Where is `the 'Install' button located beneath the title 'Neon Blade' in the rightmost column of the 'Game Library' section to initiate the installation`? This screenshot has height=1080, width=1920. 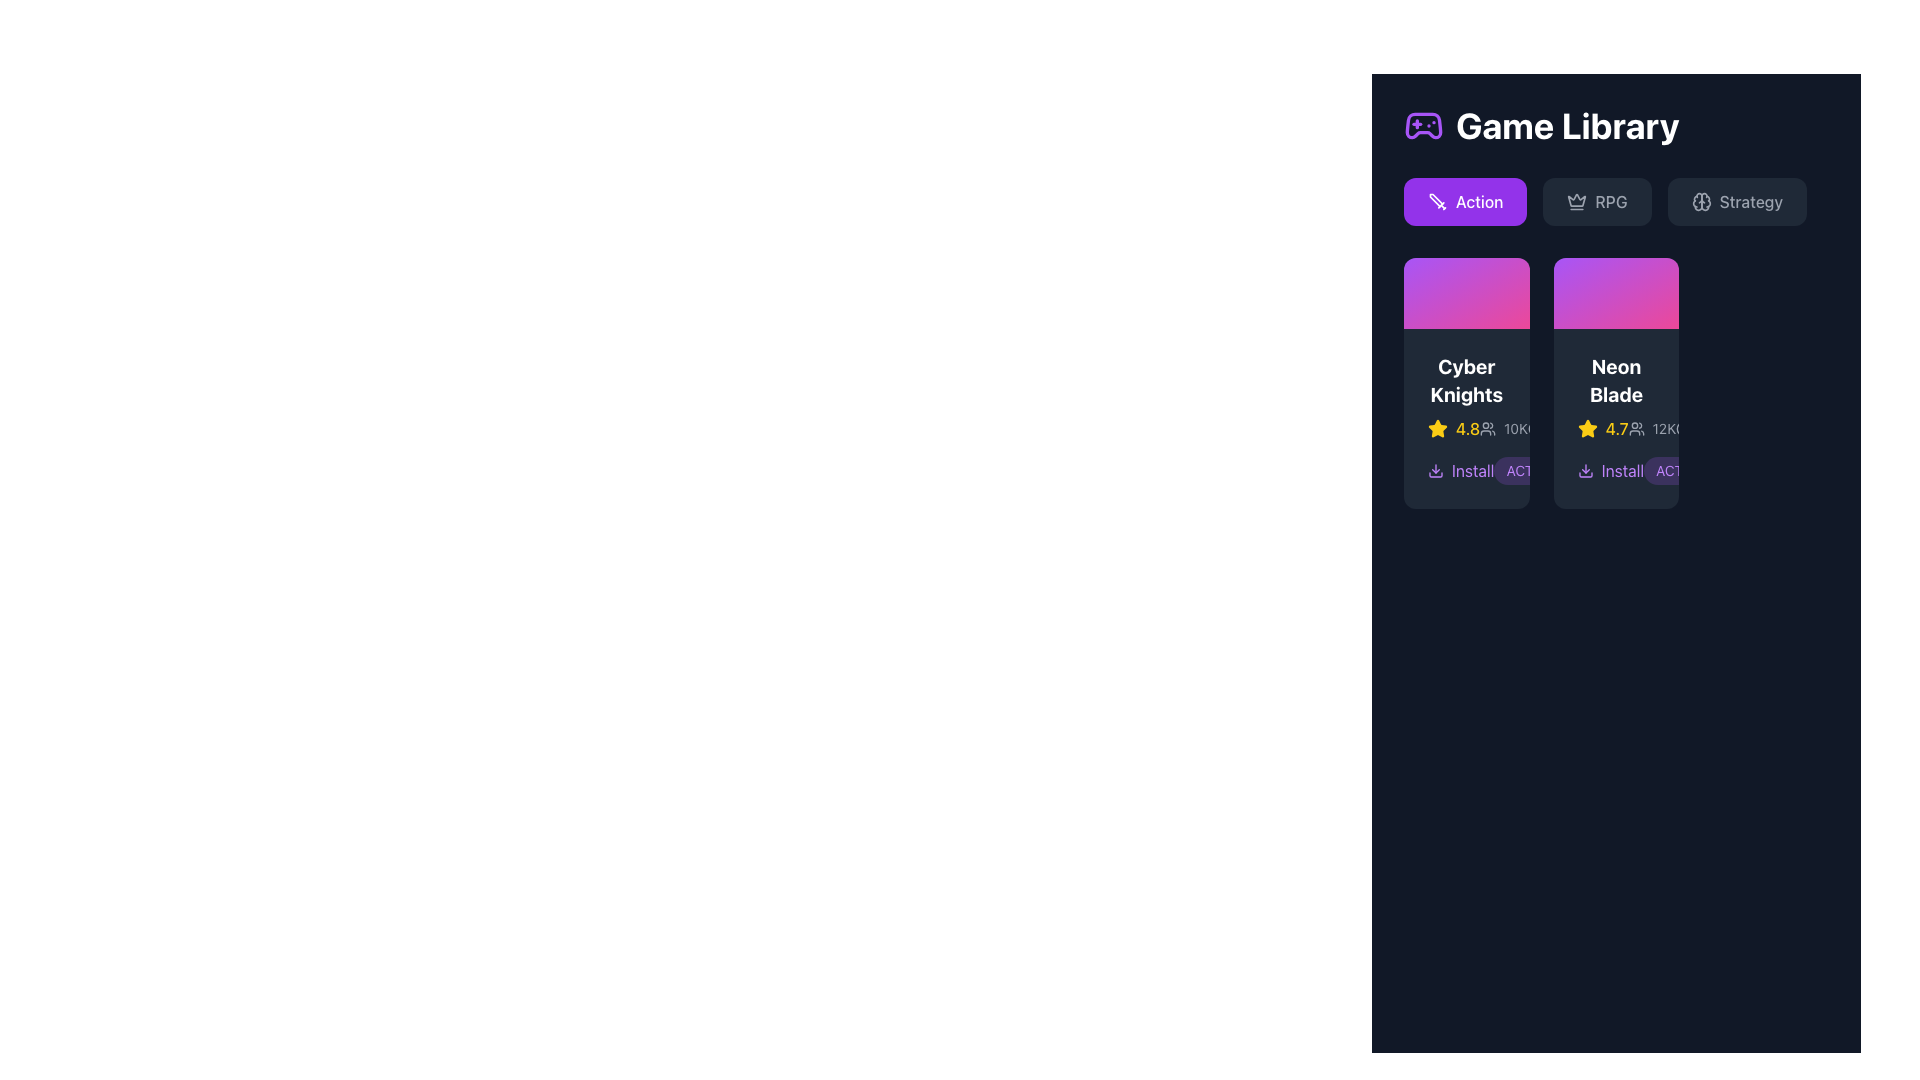 the 'Install' button located beneath the title 'Neon Blade' in the rightmost column of the 'Game Library' section to initiate the installation is located at coordinates (1610, 470).